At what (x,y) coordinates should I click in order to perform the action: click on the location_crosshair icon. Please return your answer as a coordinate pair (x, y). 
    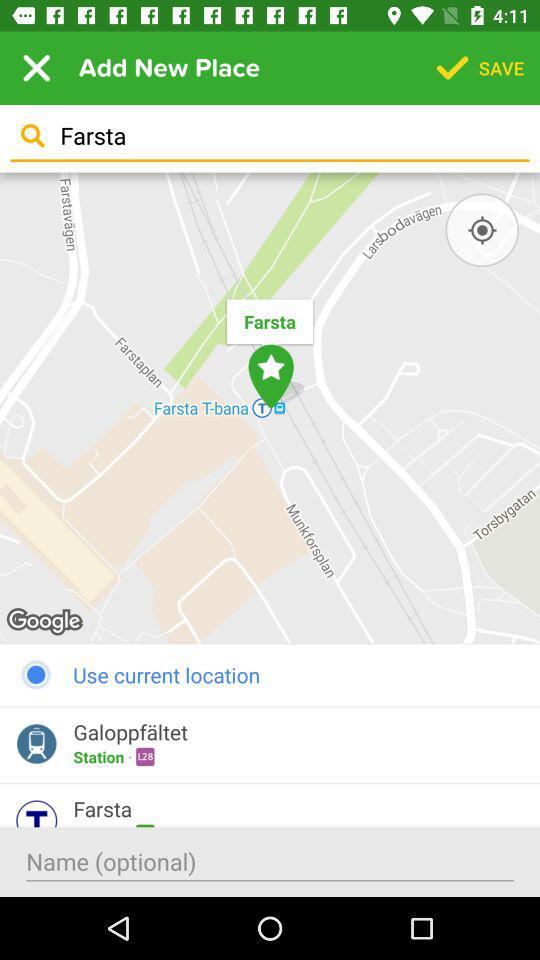
    Looking at the image, I should click on (481, 230).